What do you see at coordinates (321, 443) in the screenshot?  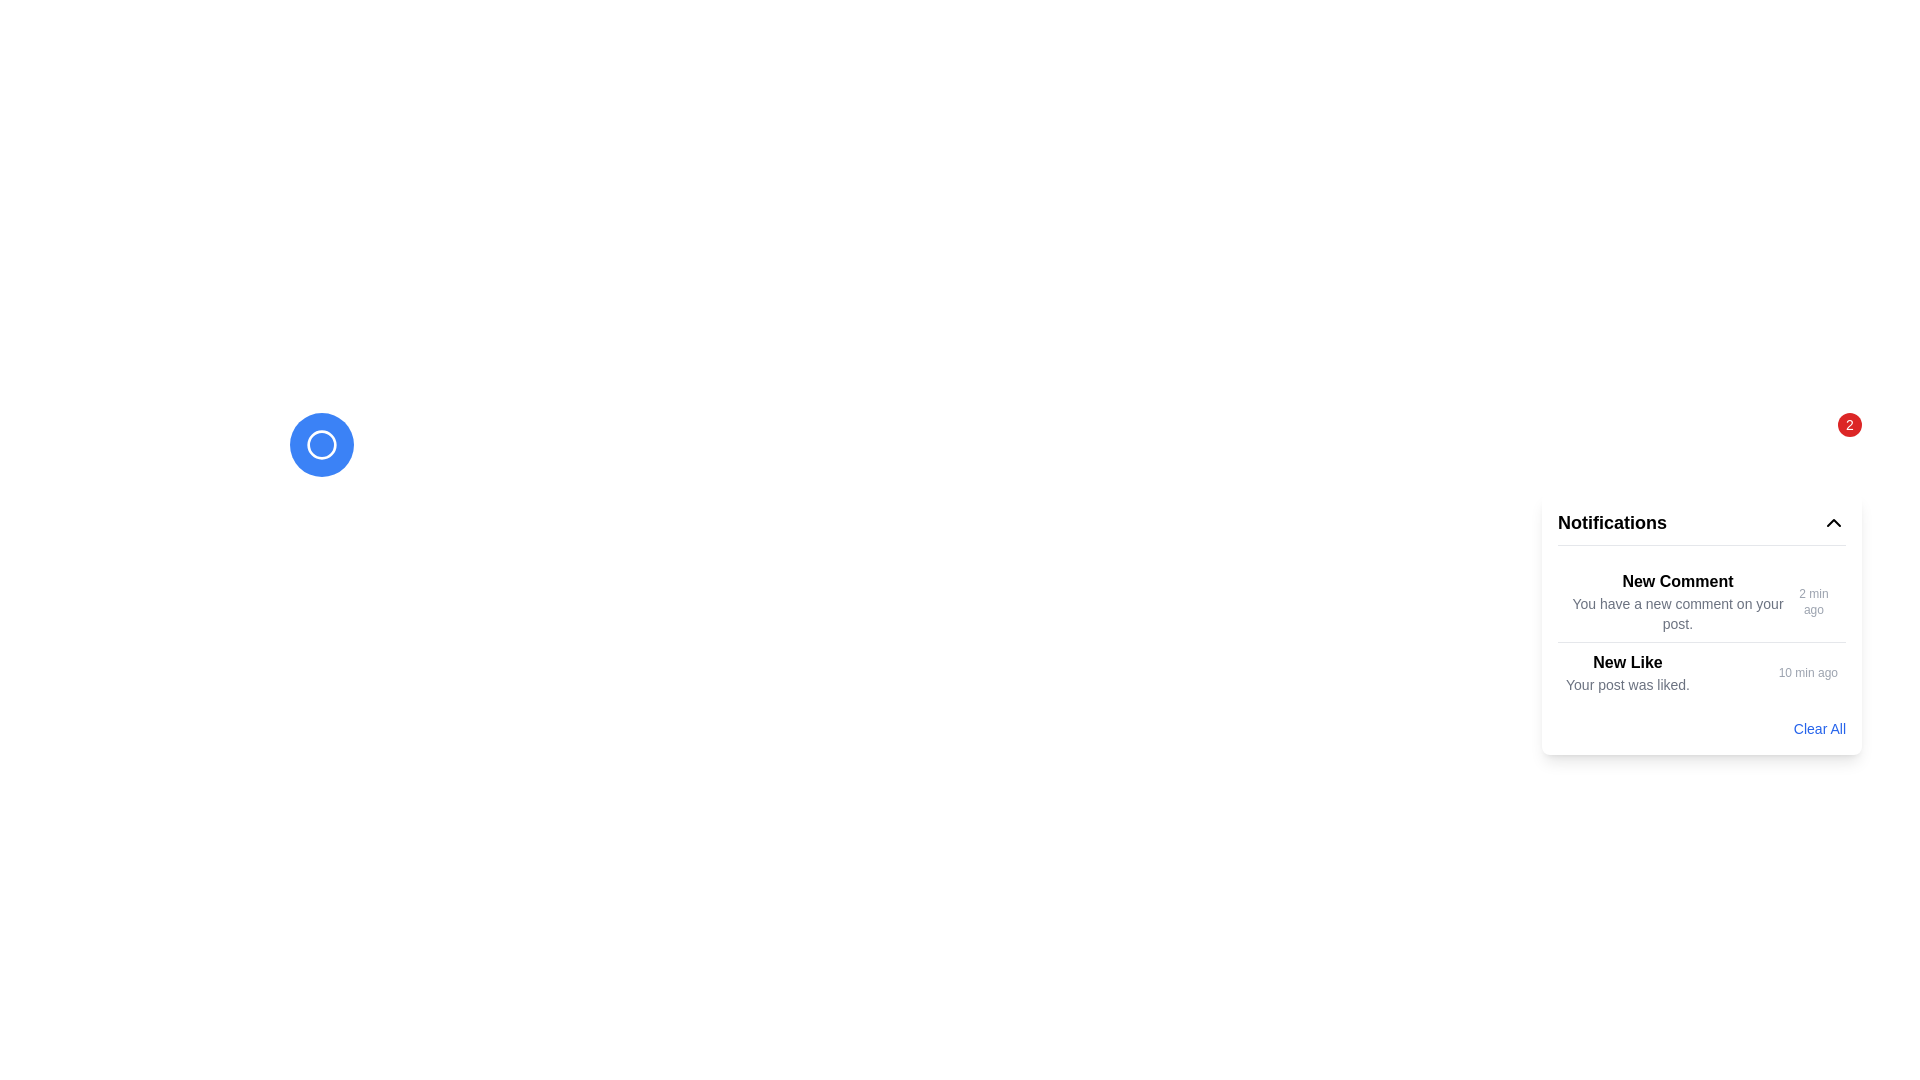 I see `the Graphical Circle, which is a blue filled circular element with a white outline, located near the bottom-center area of the UI` at bounding box center [321, 443].